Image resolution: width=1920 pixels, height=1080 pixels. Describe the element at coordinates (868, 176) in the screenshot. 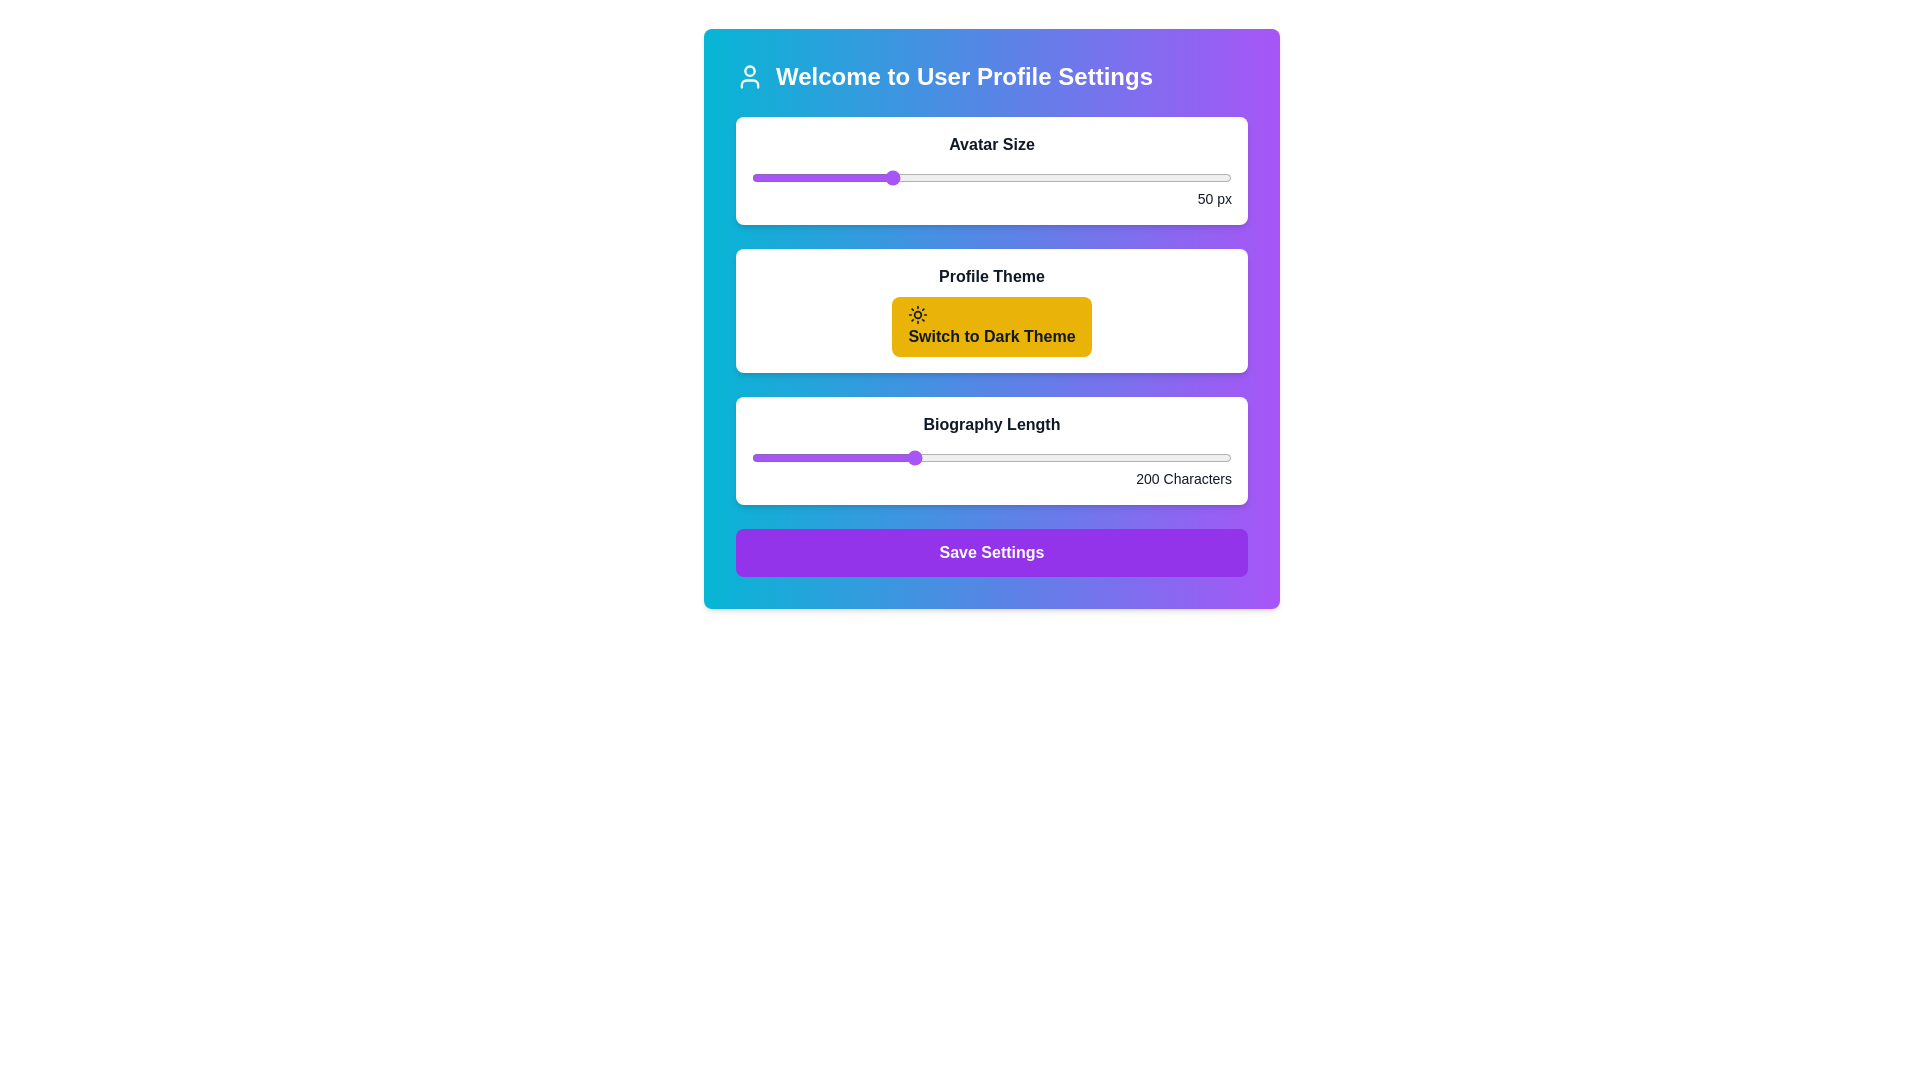

I see `avatar size` at that location.